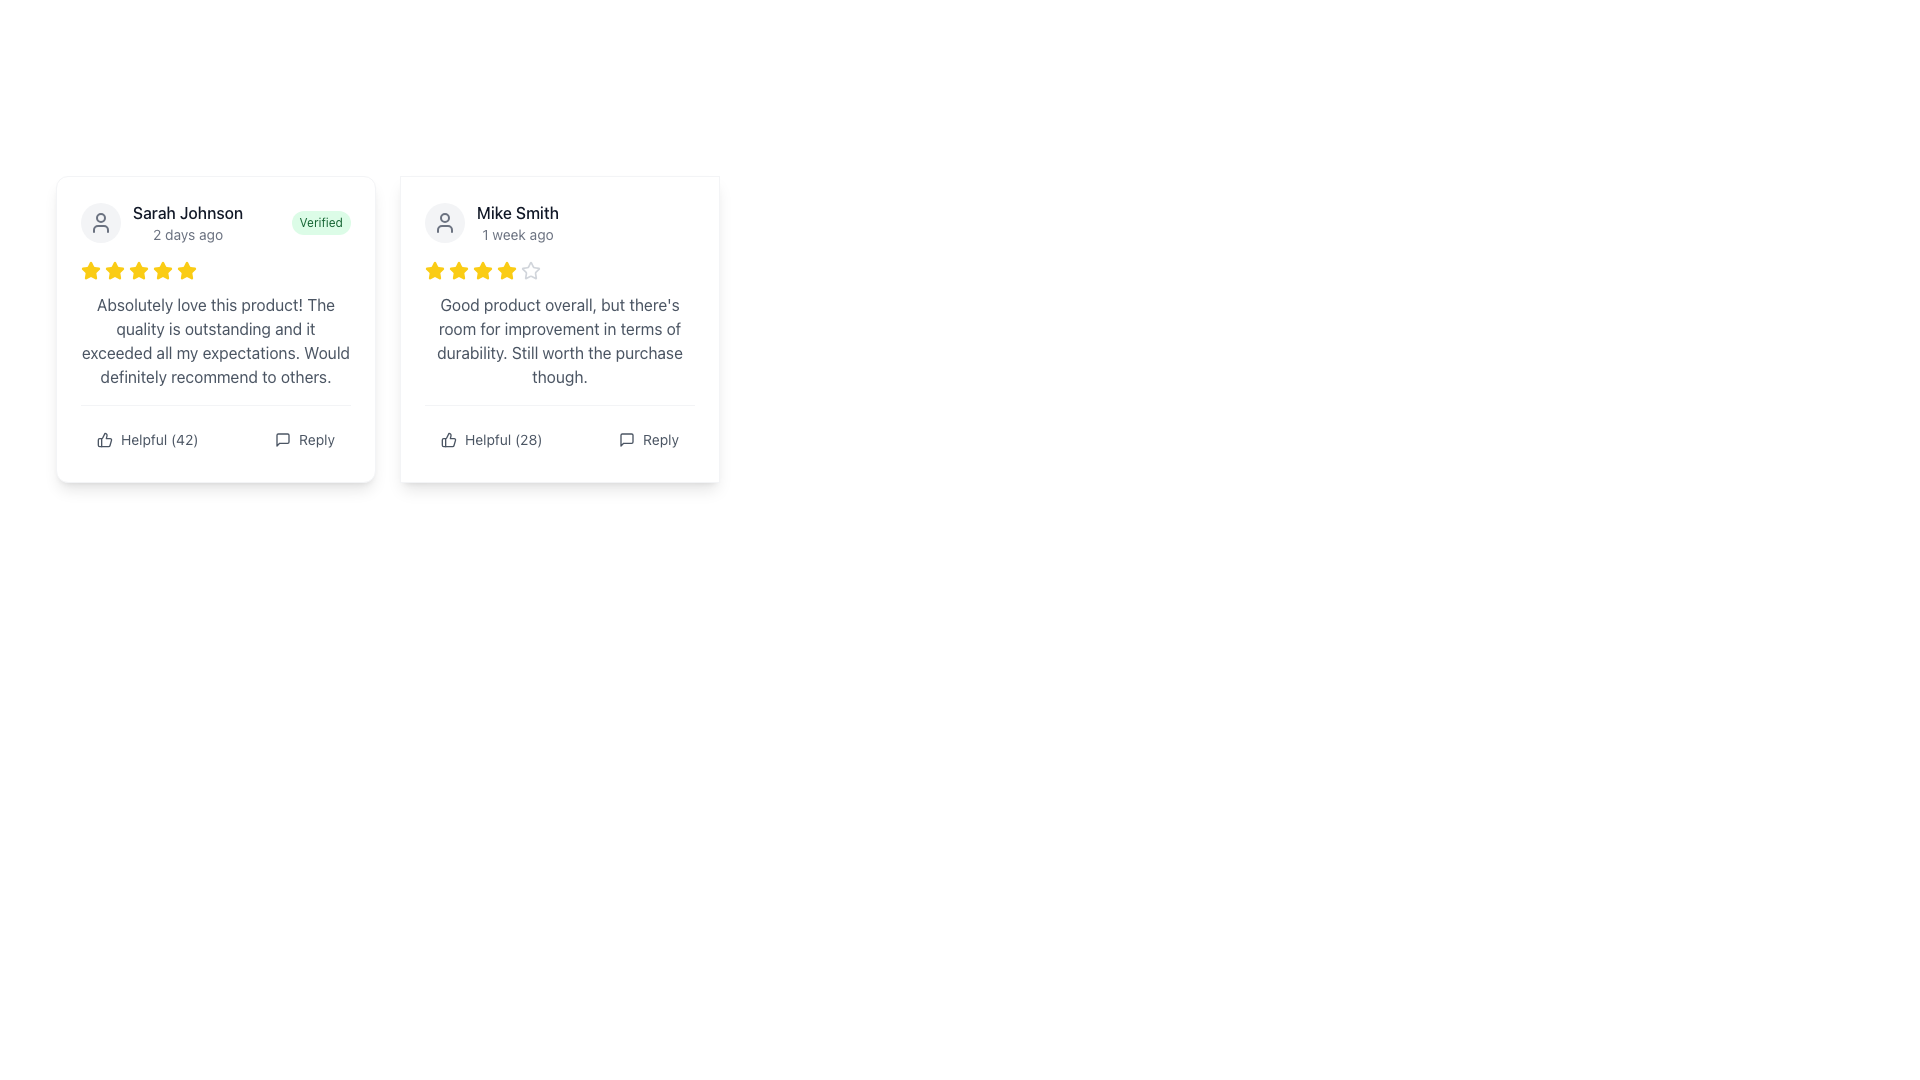 This screenshot has height=1080, width=1920. Describe the element at coordinates (444, 223) in the screenshot. I see `the profile icon or avatar of the reviewer located` at that location.